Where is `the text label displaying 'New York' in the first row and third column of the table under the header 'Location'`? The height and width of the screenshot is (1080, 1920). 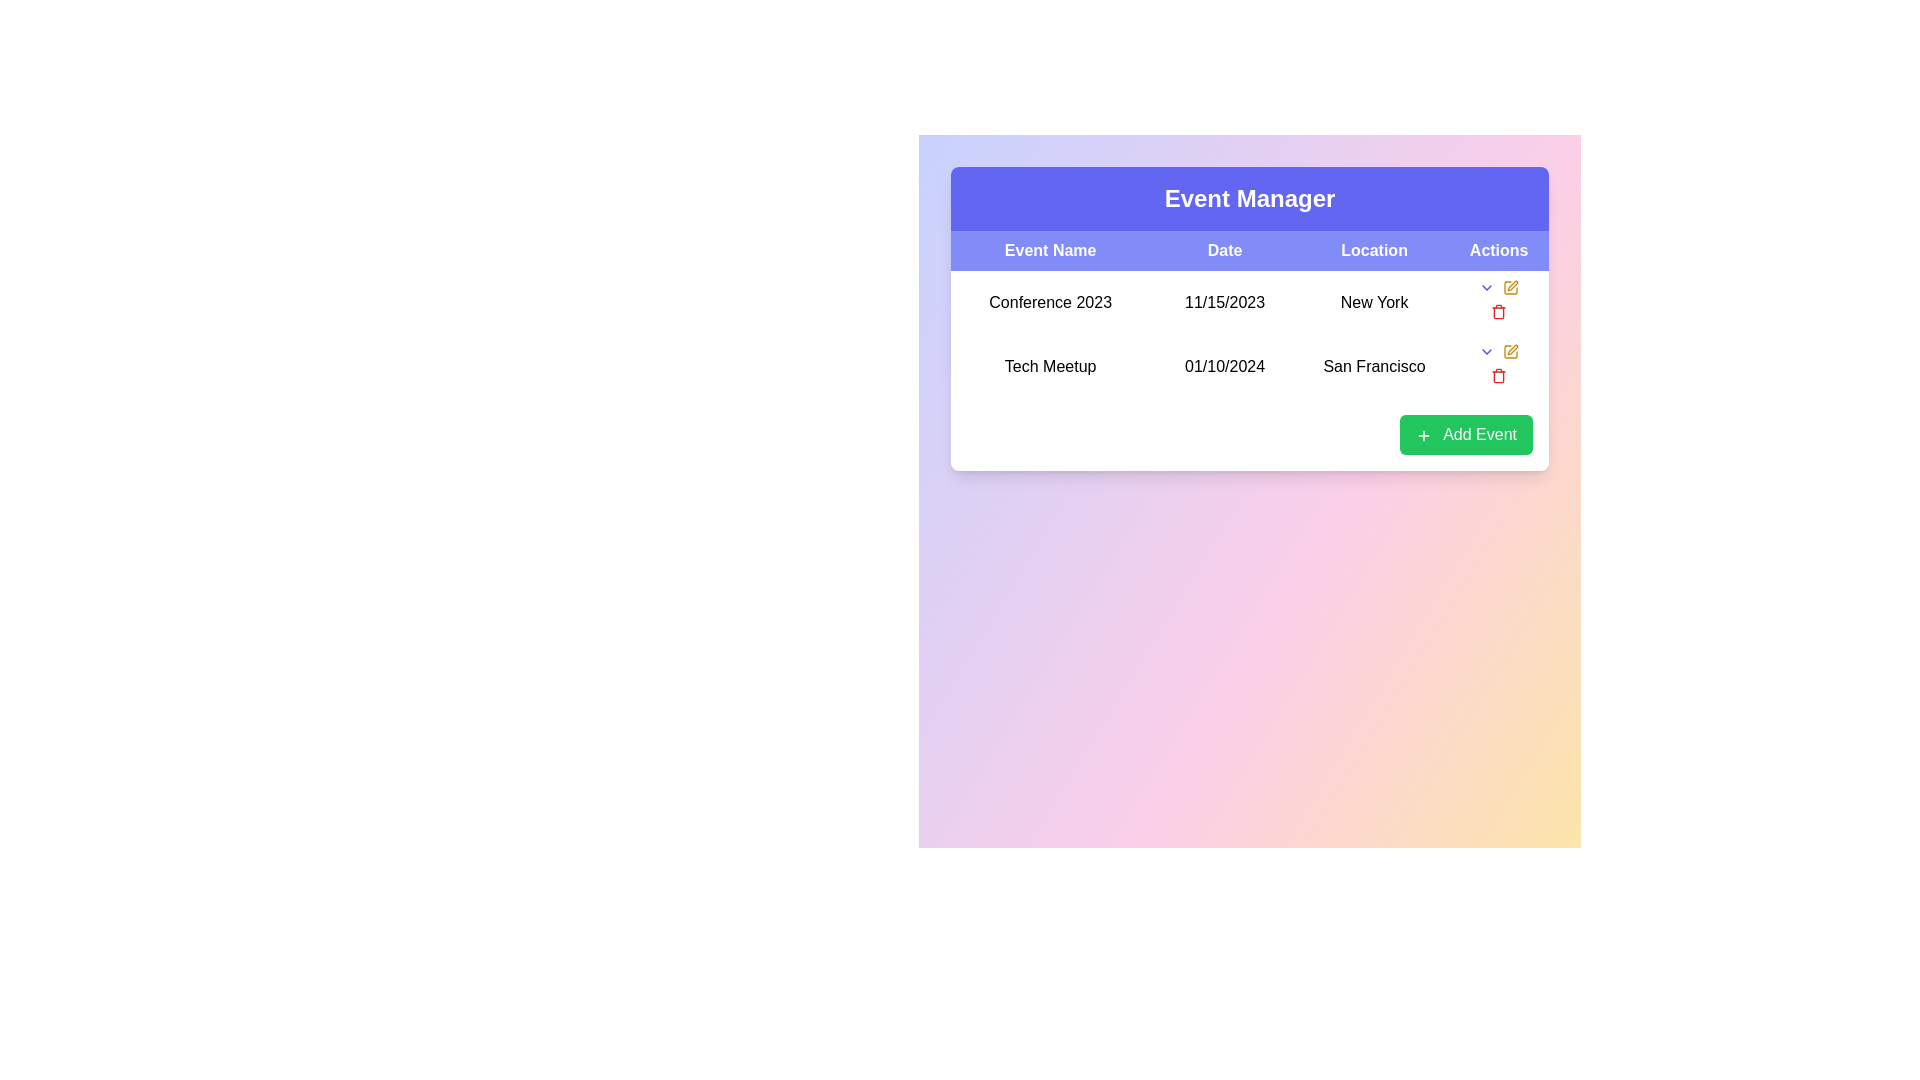 the text label displaying 'New York' in the first row and third column of the table under the header 'Location' is located at coordinates (1373, 303).